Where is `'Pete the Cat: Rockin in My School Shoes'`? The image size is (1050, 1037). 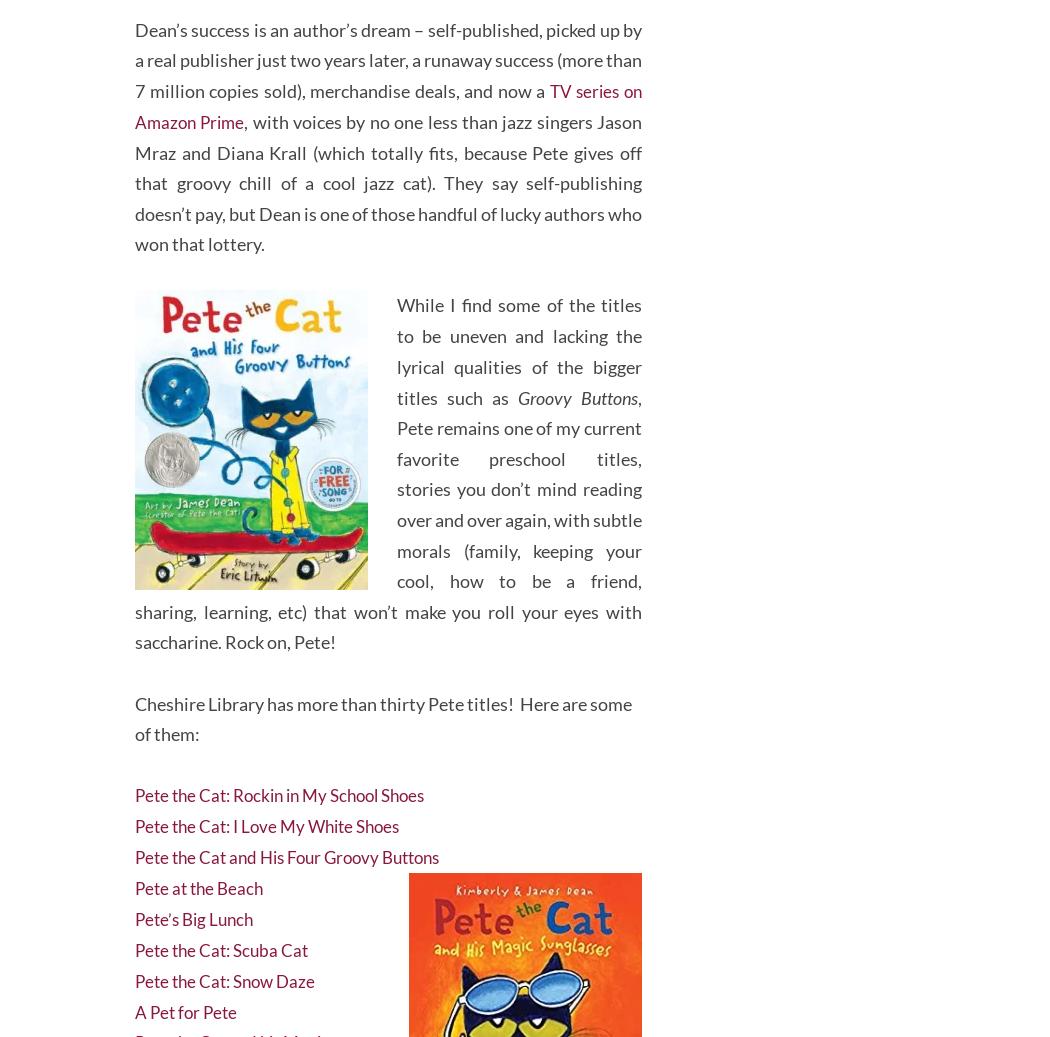 'Pete the Cat: Rockin in My School Shoes' is located at coordinates (134, 783).